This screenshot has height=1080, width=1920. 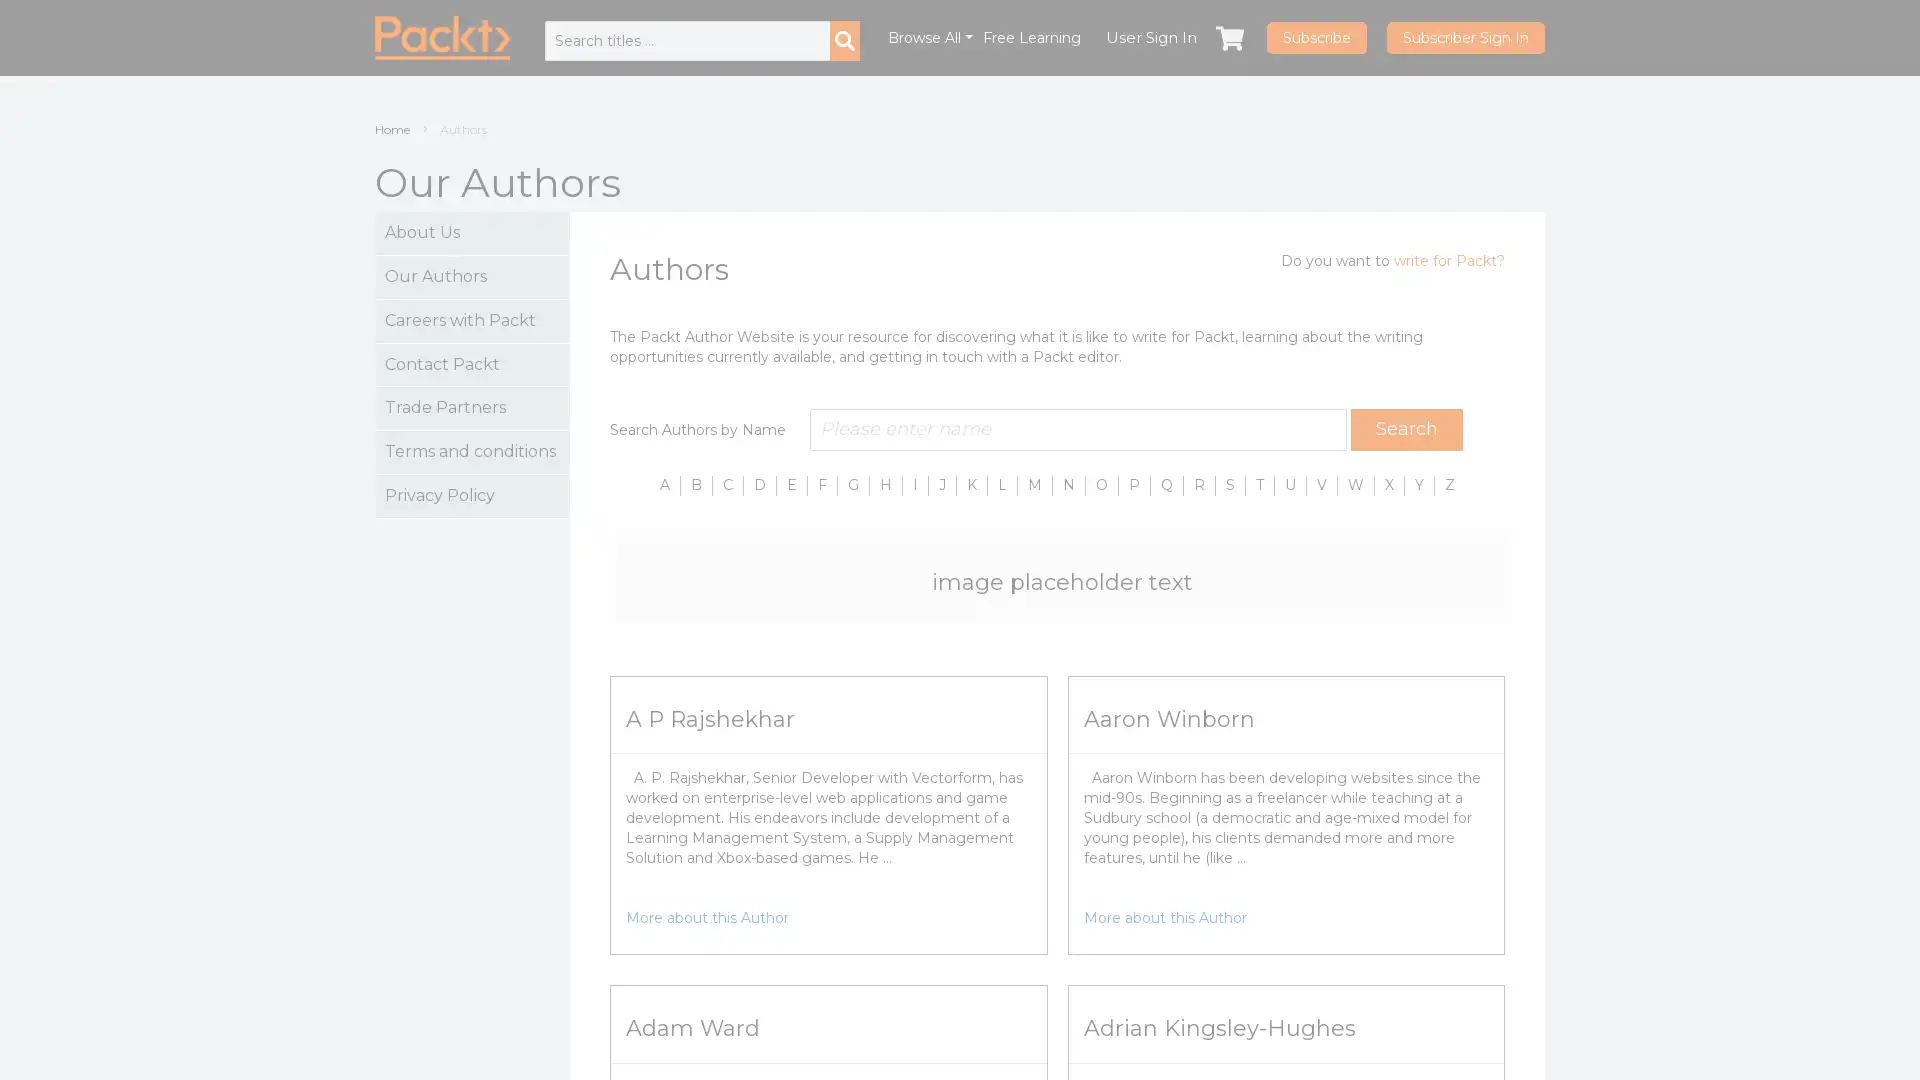 I want to click on Subscribe, so click(x=1316, y=38).